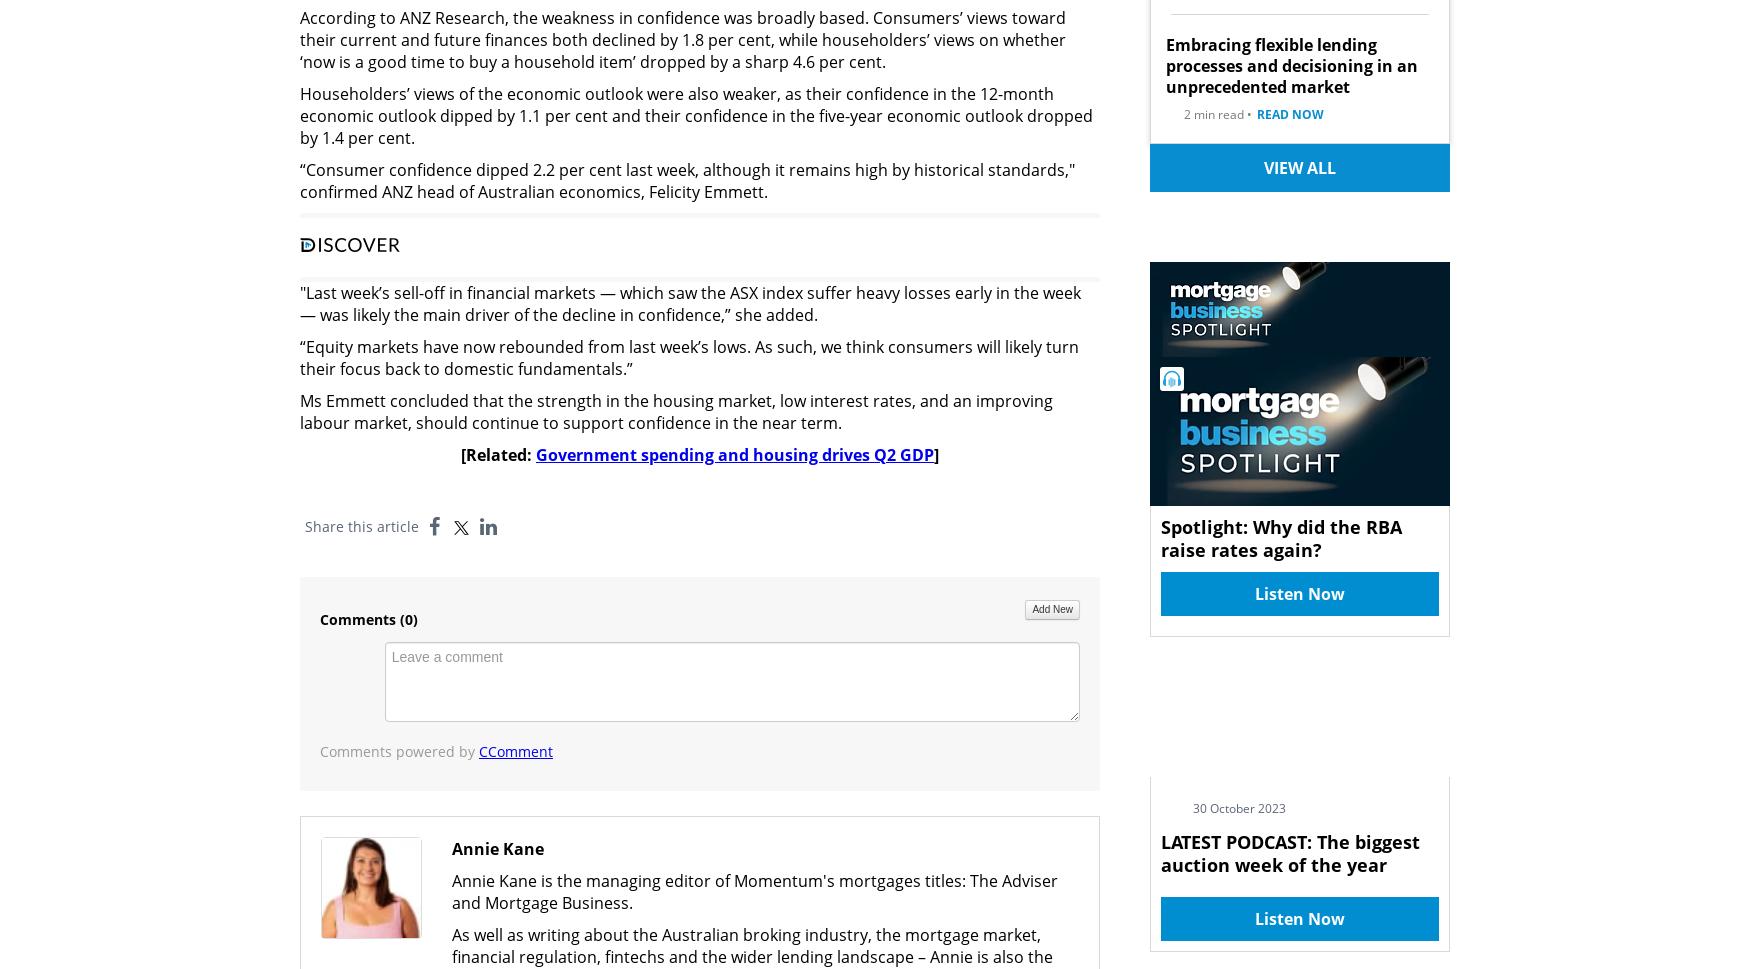  I want to click on ']', so click(935, 453).